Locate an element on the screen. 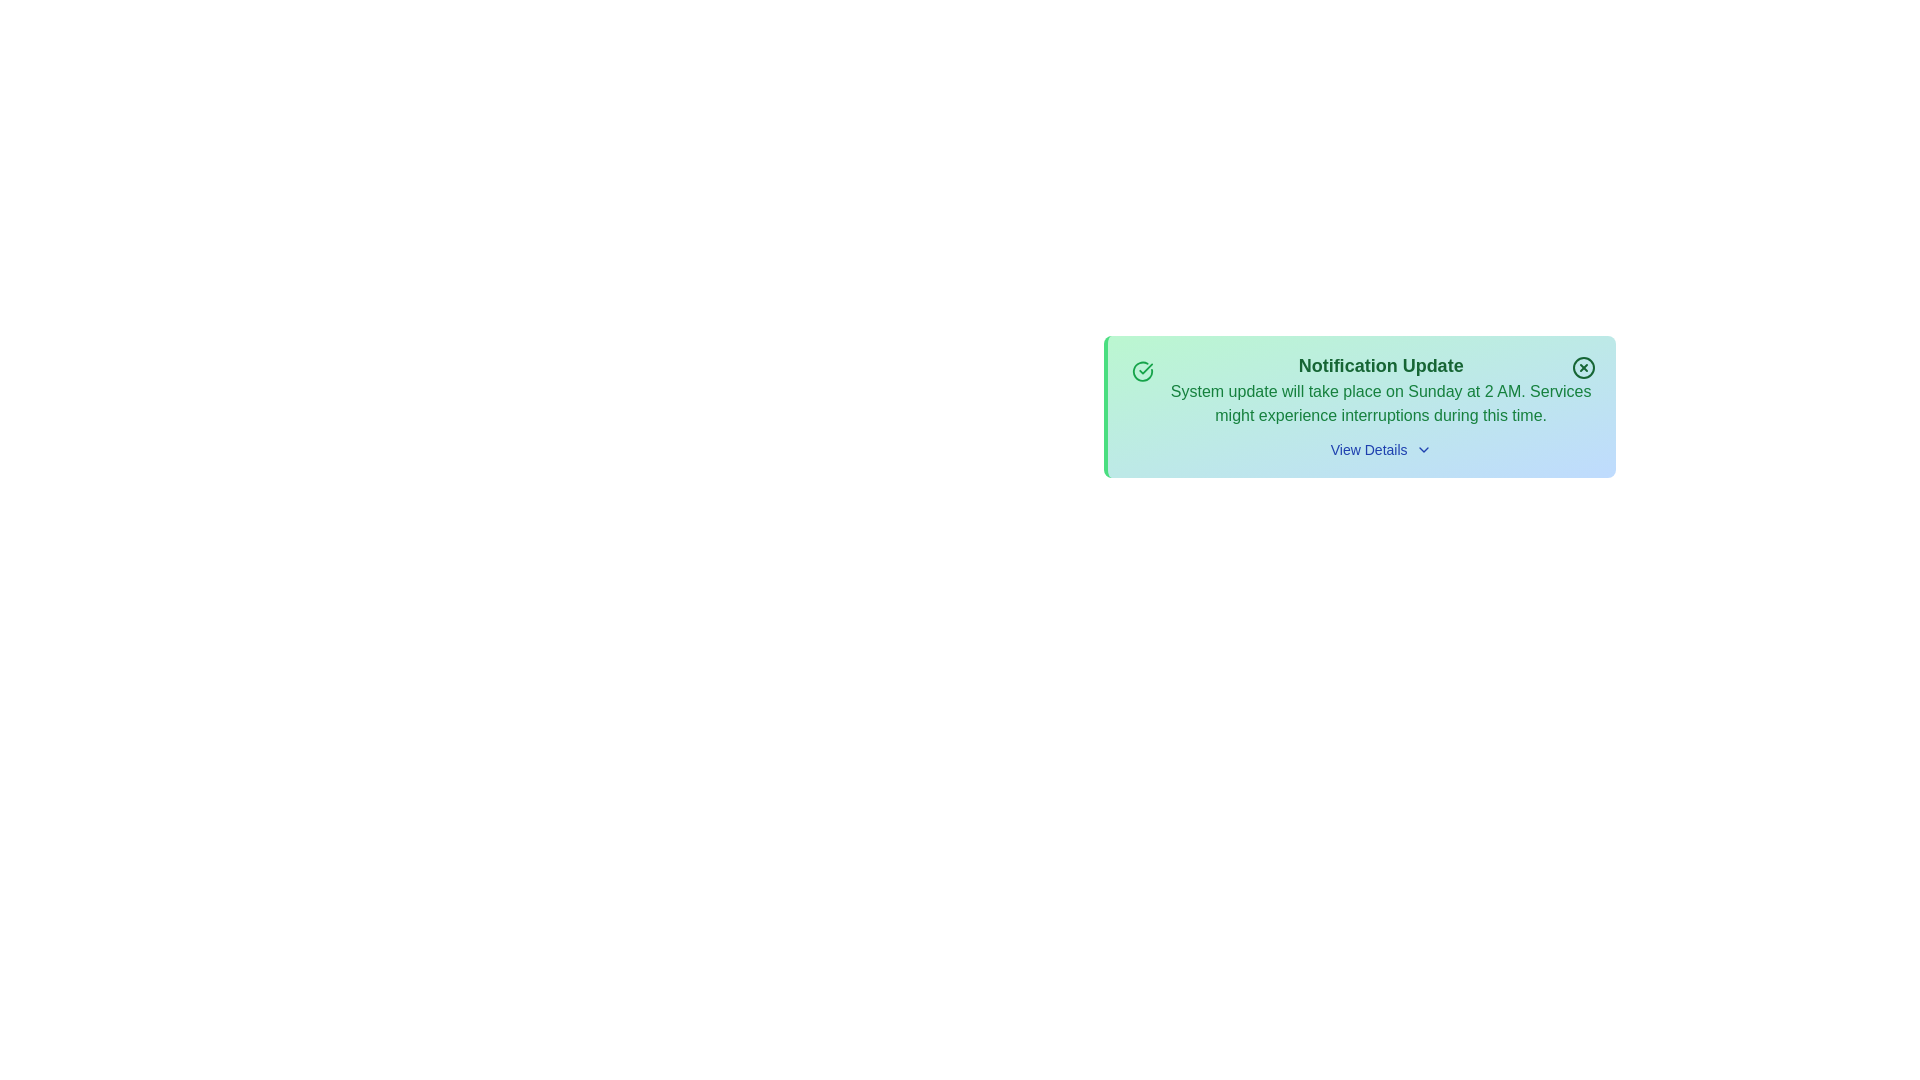 Image resolution: width=1920 pixels, height=1080 pixels. the 'View Details' button to toggle the visibility of additional details is located at coordinates (1380, 450).